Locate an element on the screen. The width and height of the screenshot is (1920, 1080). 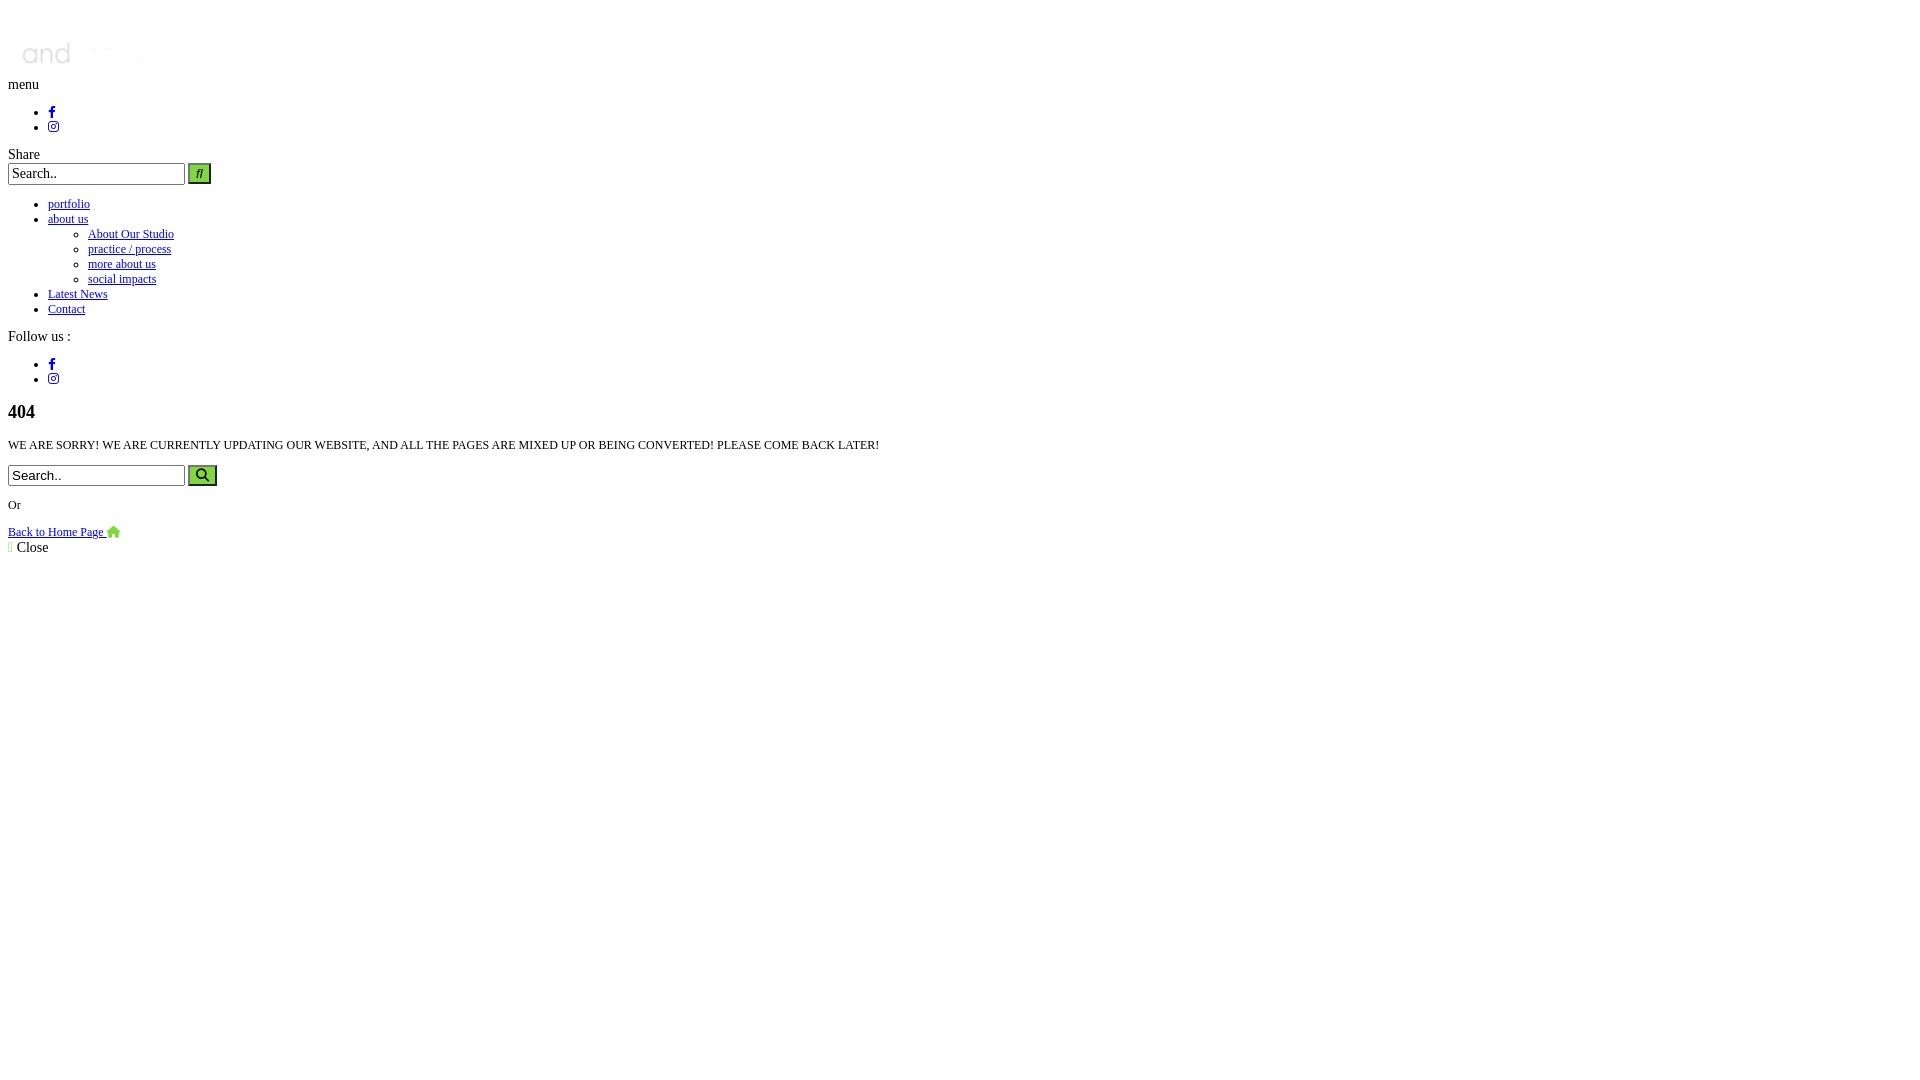
'Latest News' is located at coordinates (77, 293).